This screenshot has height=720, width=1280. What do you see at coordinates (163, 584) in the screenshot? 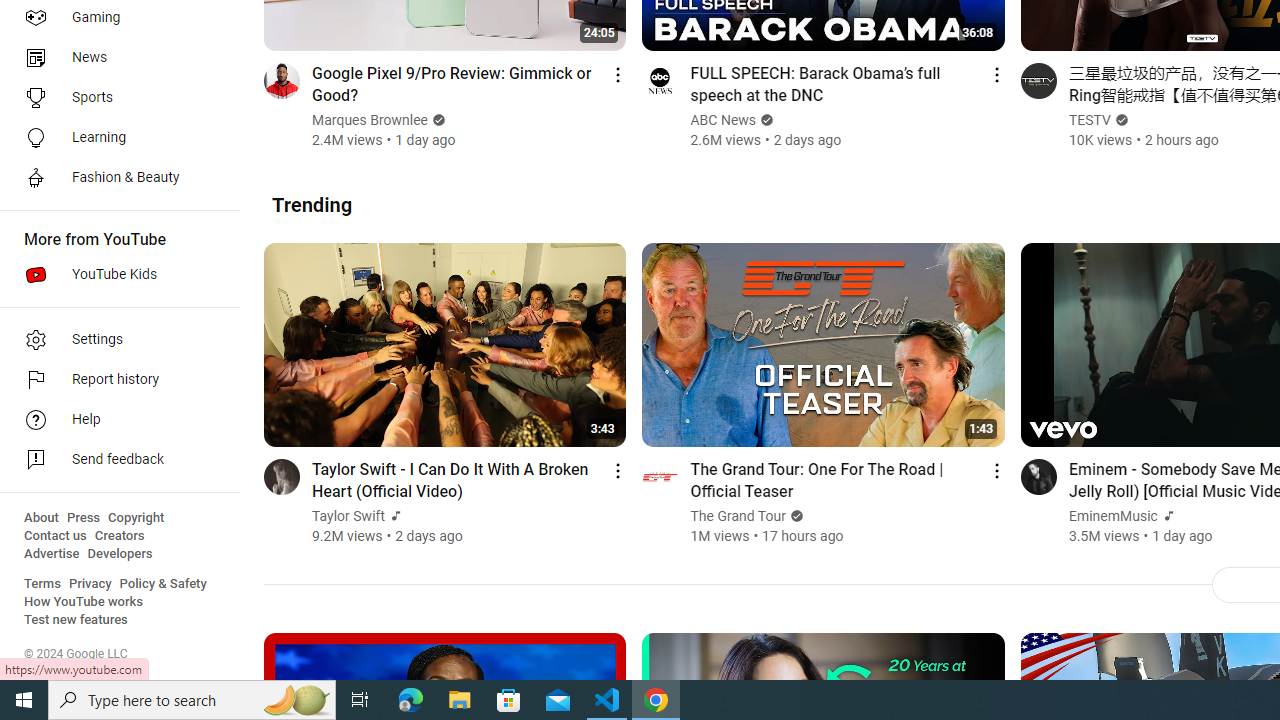
I see `'Policy & Safety'` at bounding box center [163, 584].